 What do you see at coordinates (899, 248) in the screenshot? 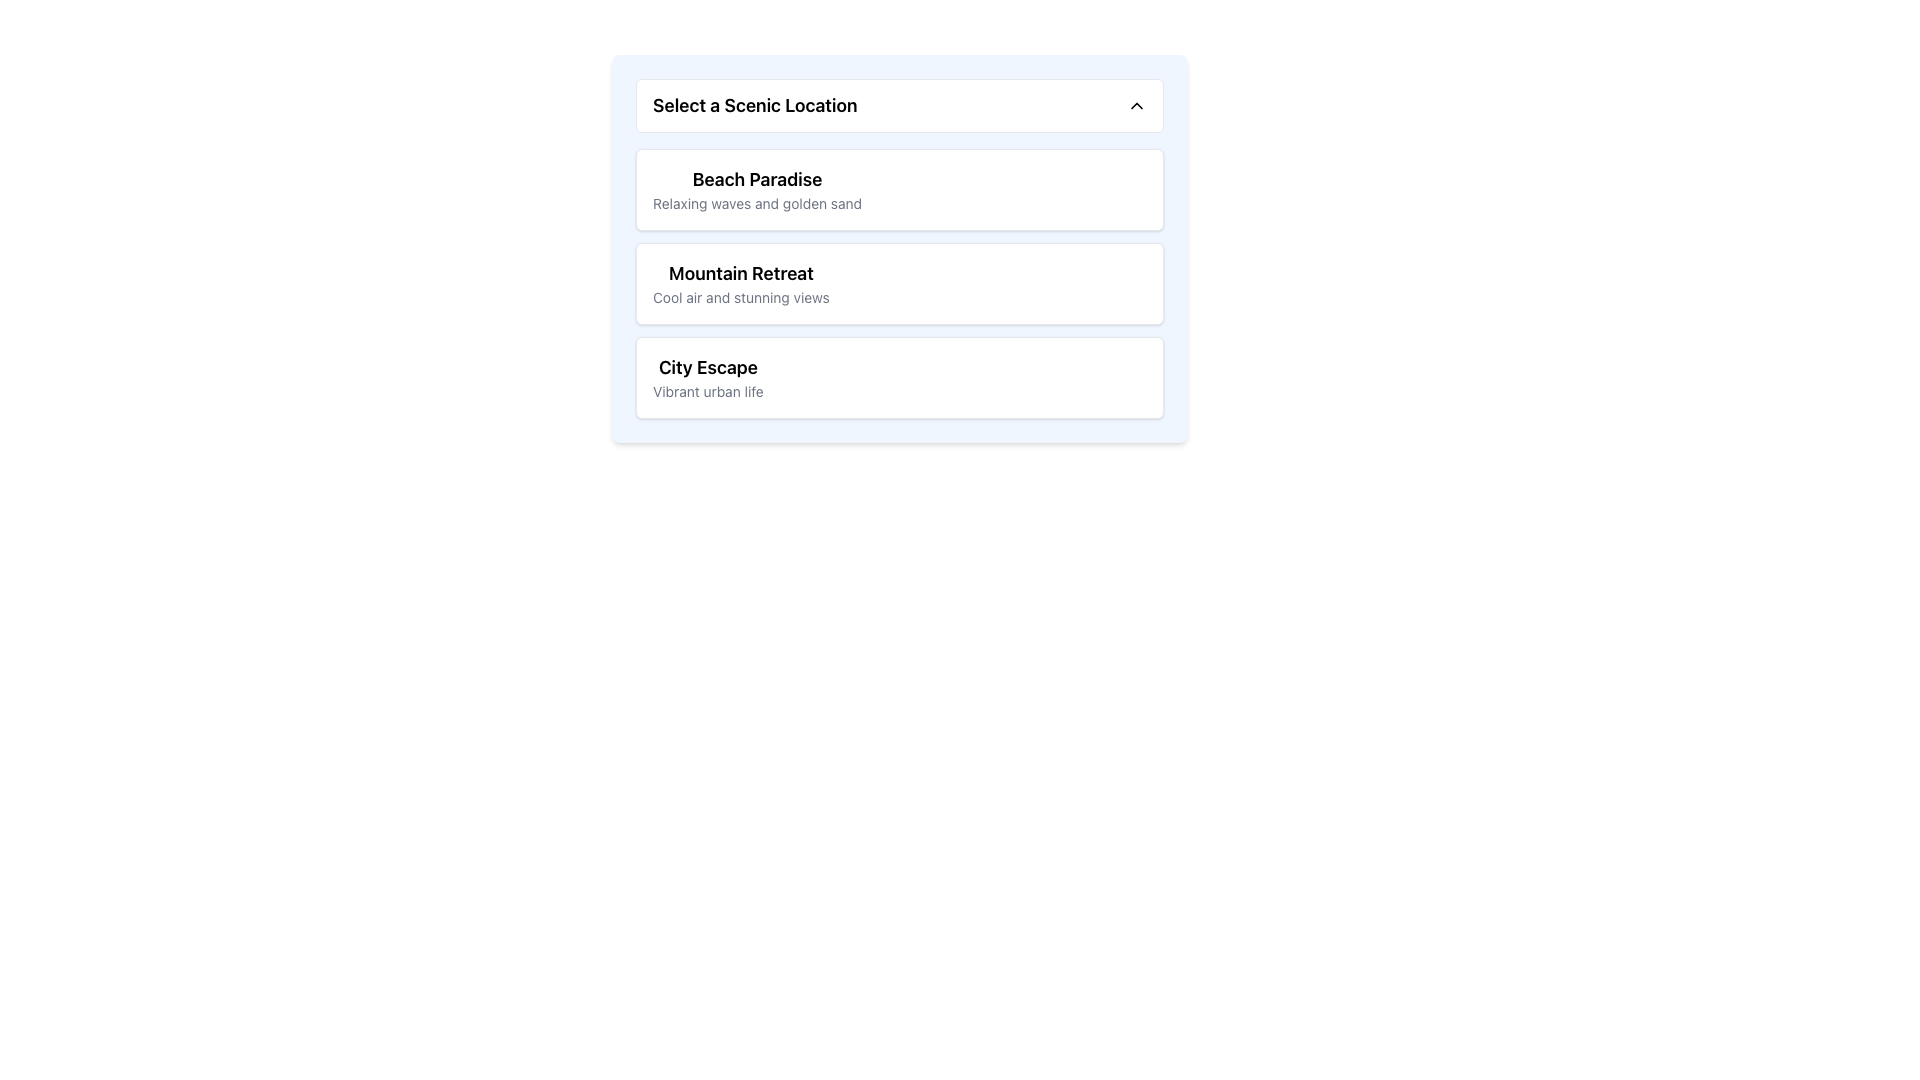
I see `the 'Mountain Retreat' option in the dropdown list labeled 'Select a Scenic Location'` at bounding box center [899, 248].